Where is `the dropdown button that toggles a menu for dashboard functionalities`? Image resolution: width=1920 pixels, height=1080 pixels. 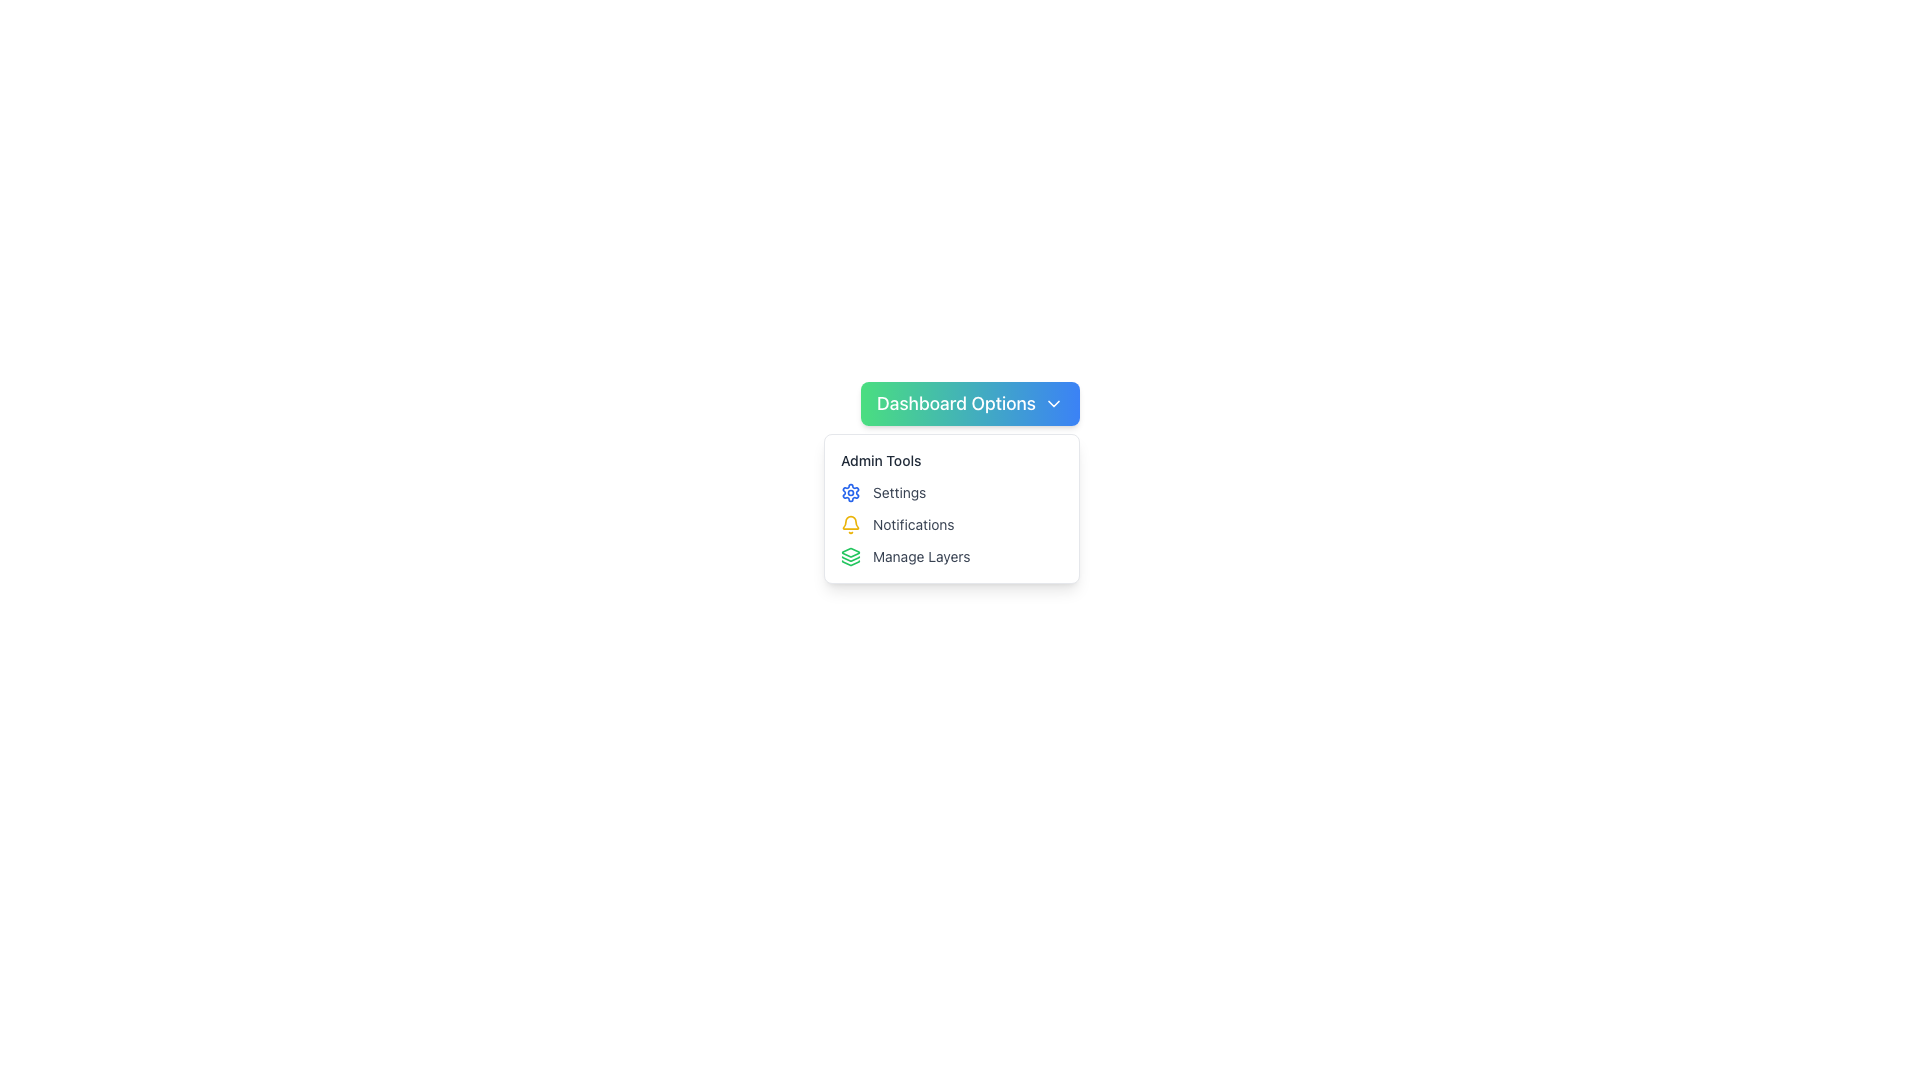 the dropdown button that toggles a menu for dashboard functionalities is located at coordinates (970, 404).